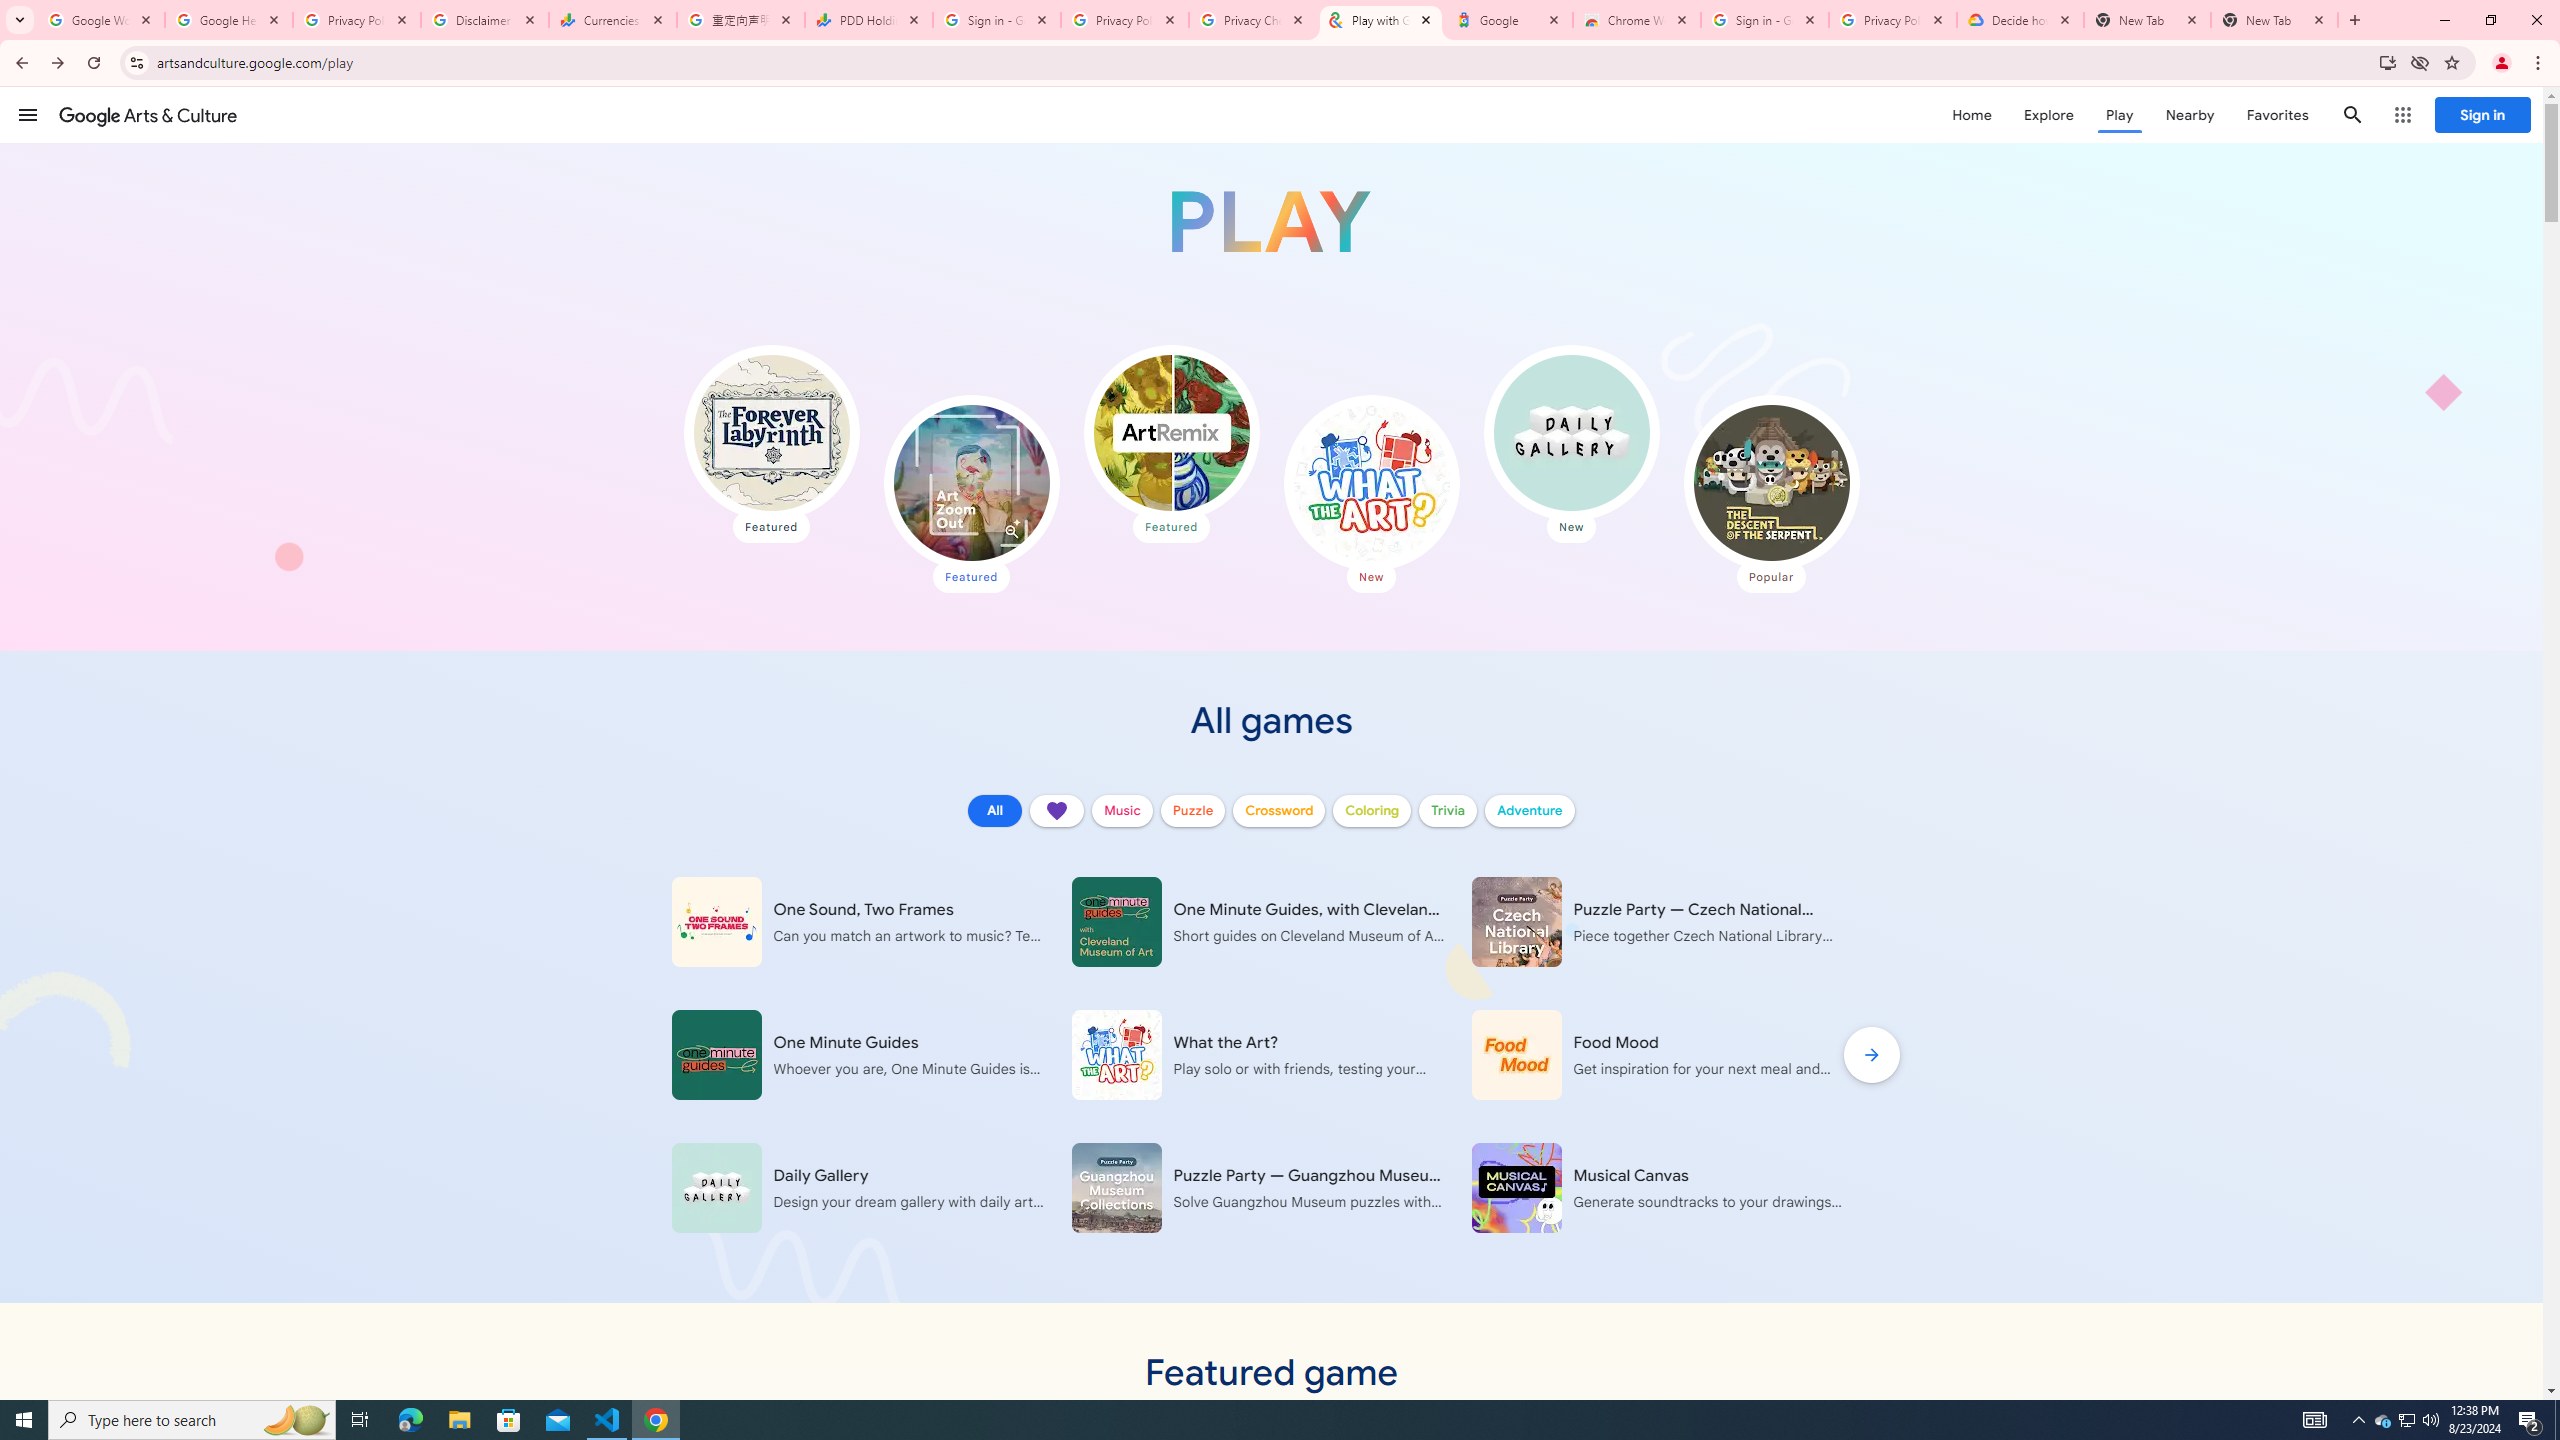  Describe the element at coordinates (1636, 19) in the screenshot. I see `'Chrome Web Store - Color themes by Chrome'` at that location.